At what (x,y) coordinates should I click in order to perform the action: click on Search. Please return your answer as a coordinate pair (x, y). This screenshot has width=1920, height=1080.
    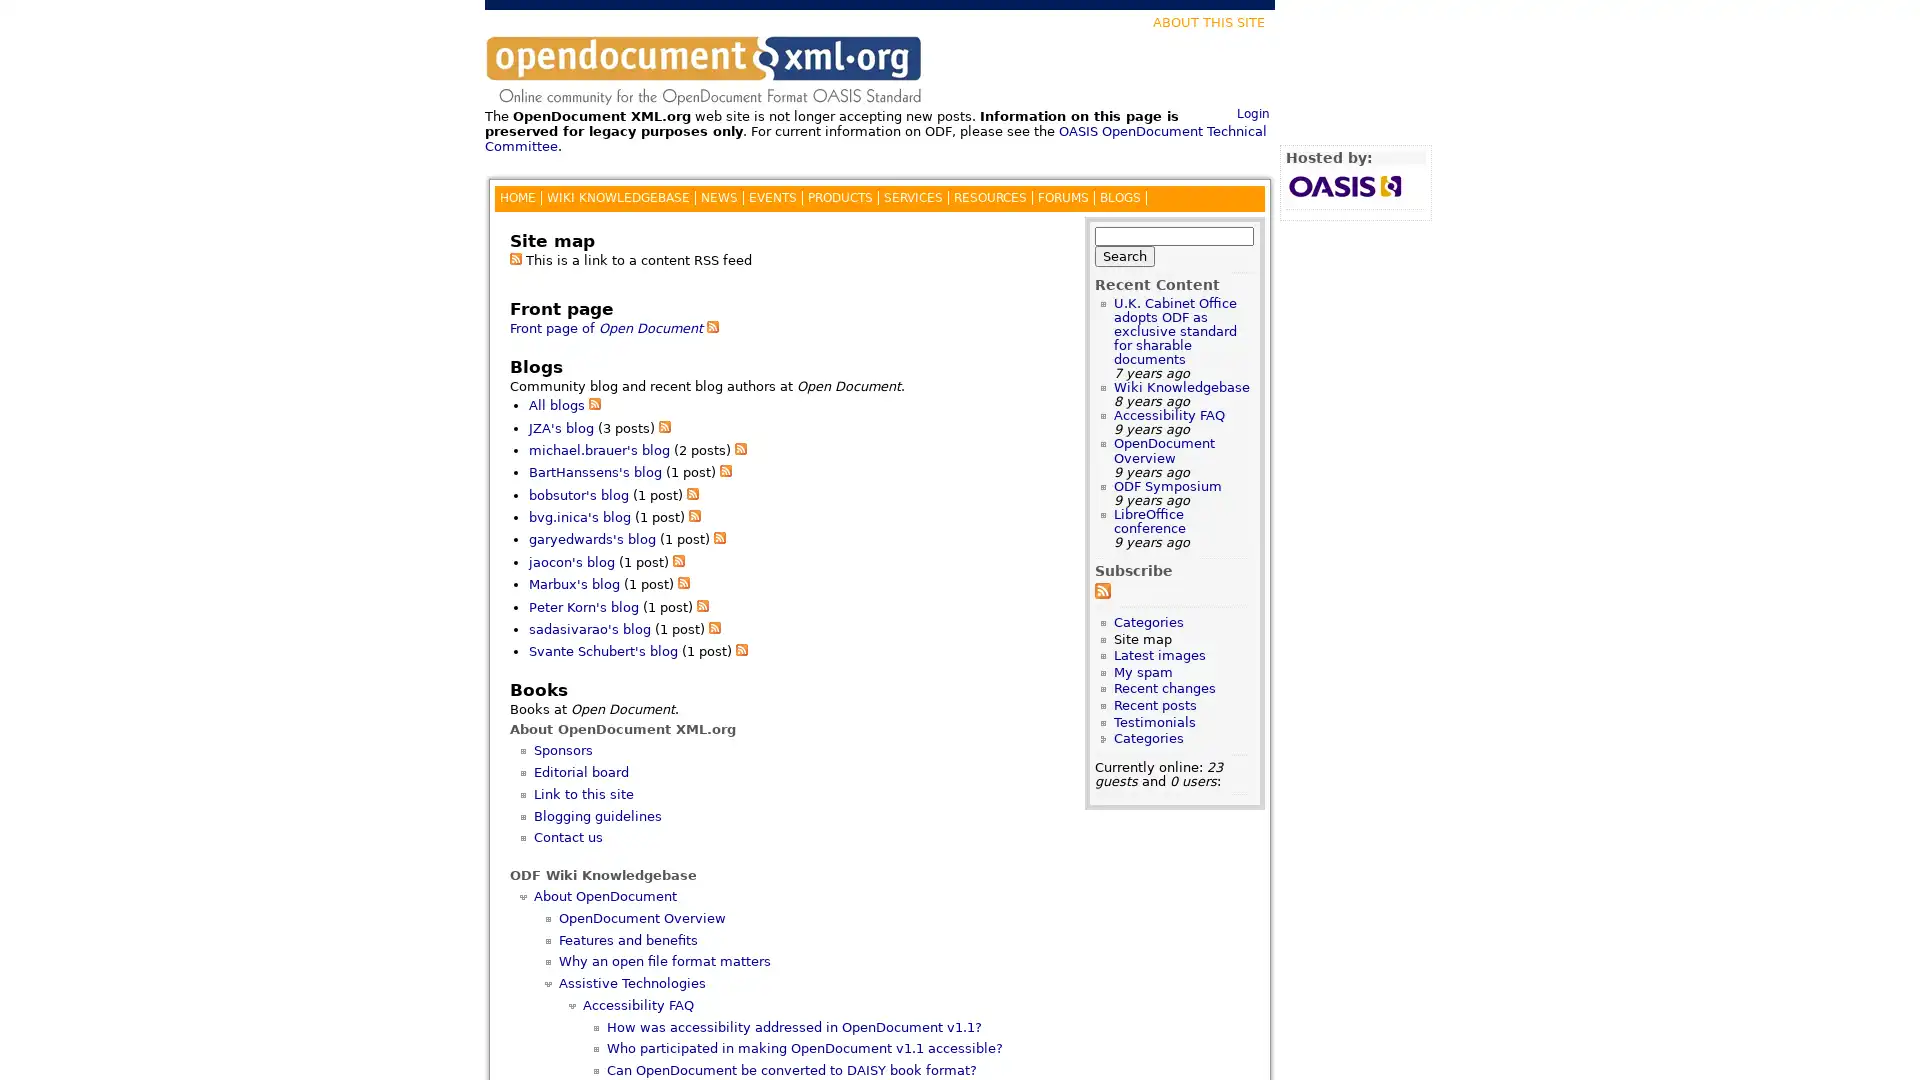
    Looking at the image, I should click on (1124, 254).